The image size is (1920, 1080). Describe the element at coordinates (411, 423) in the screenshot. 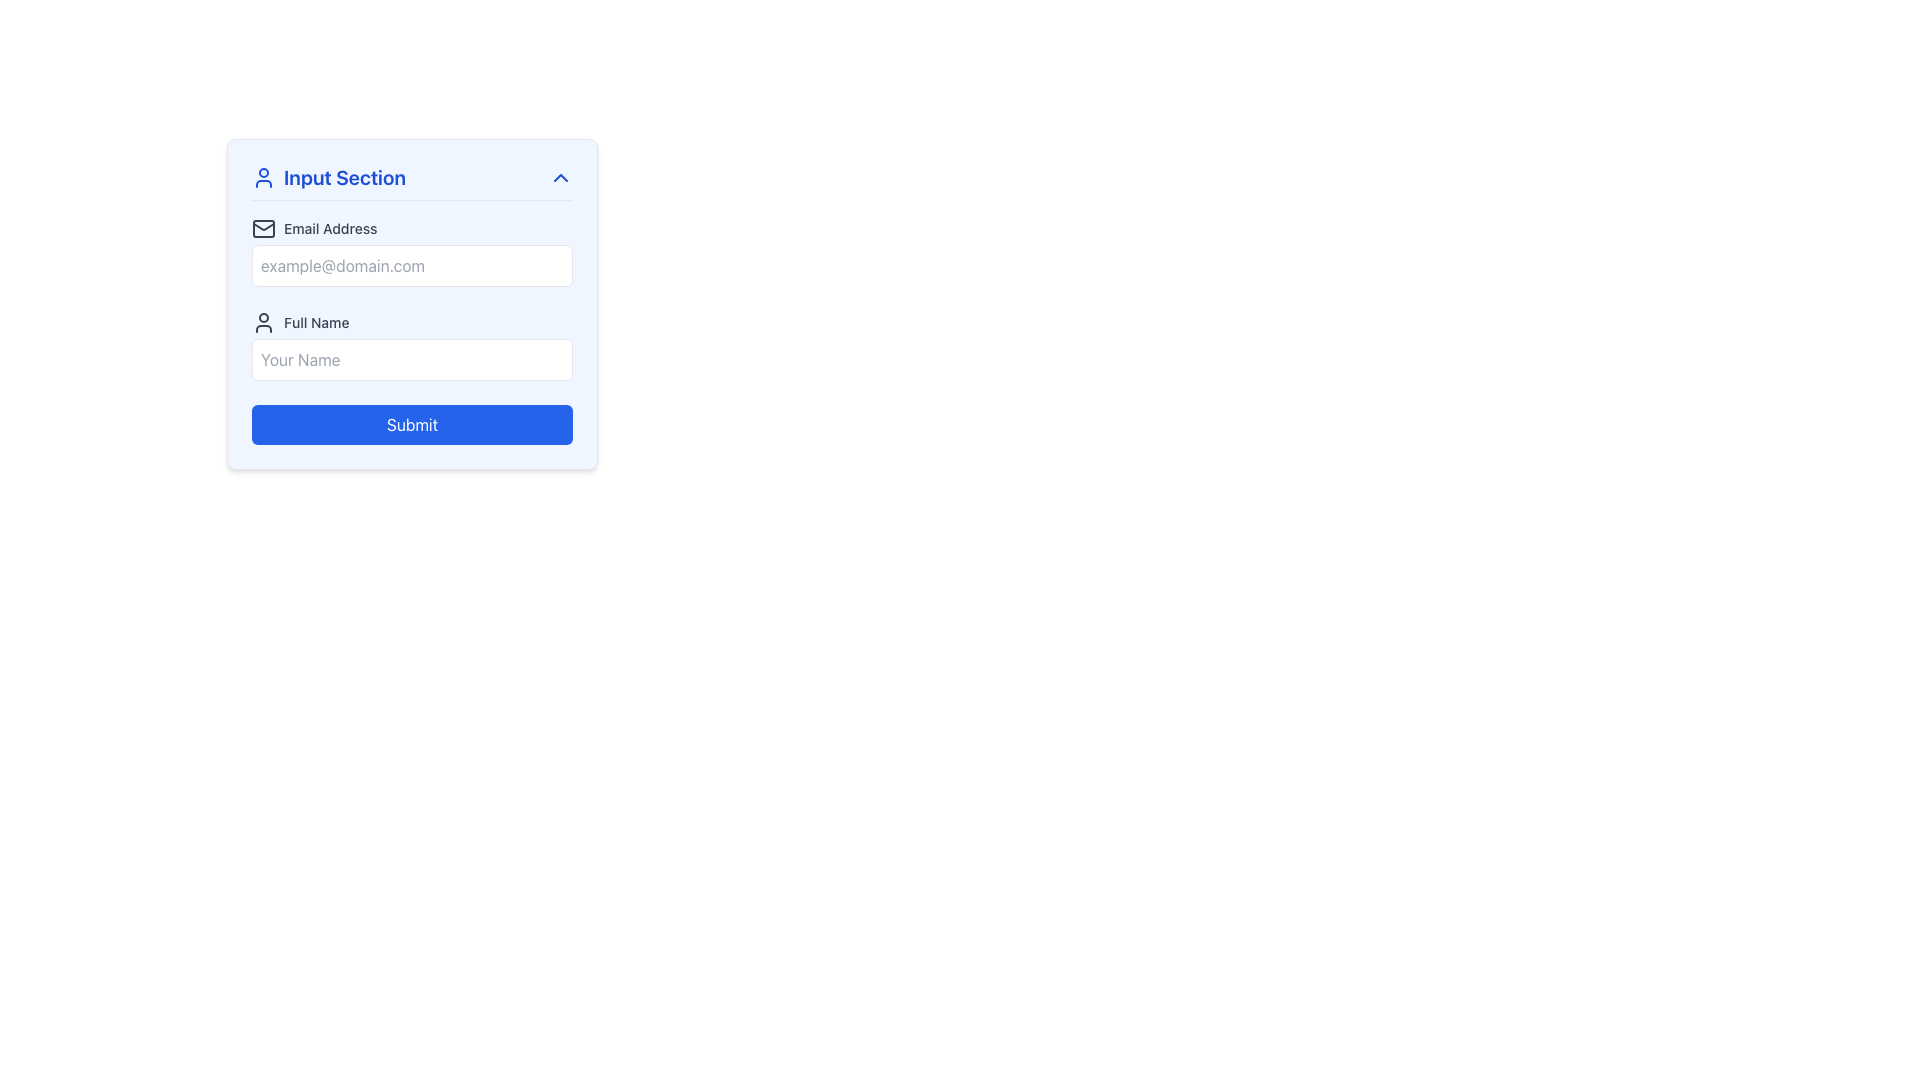

I see `the submit button located at the bottom of the form to interact via keyboard` at that location.